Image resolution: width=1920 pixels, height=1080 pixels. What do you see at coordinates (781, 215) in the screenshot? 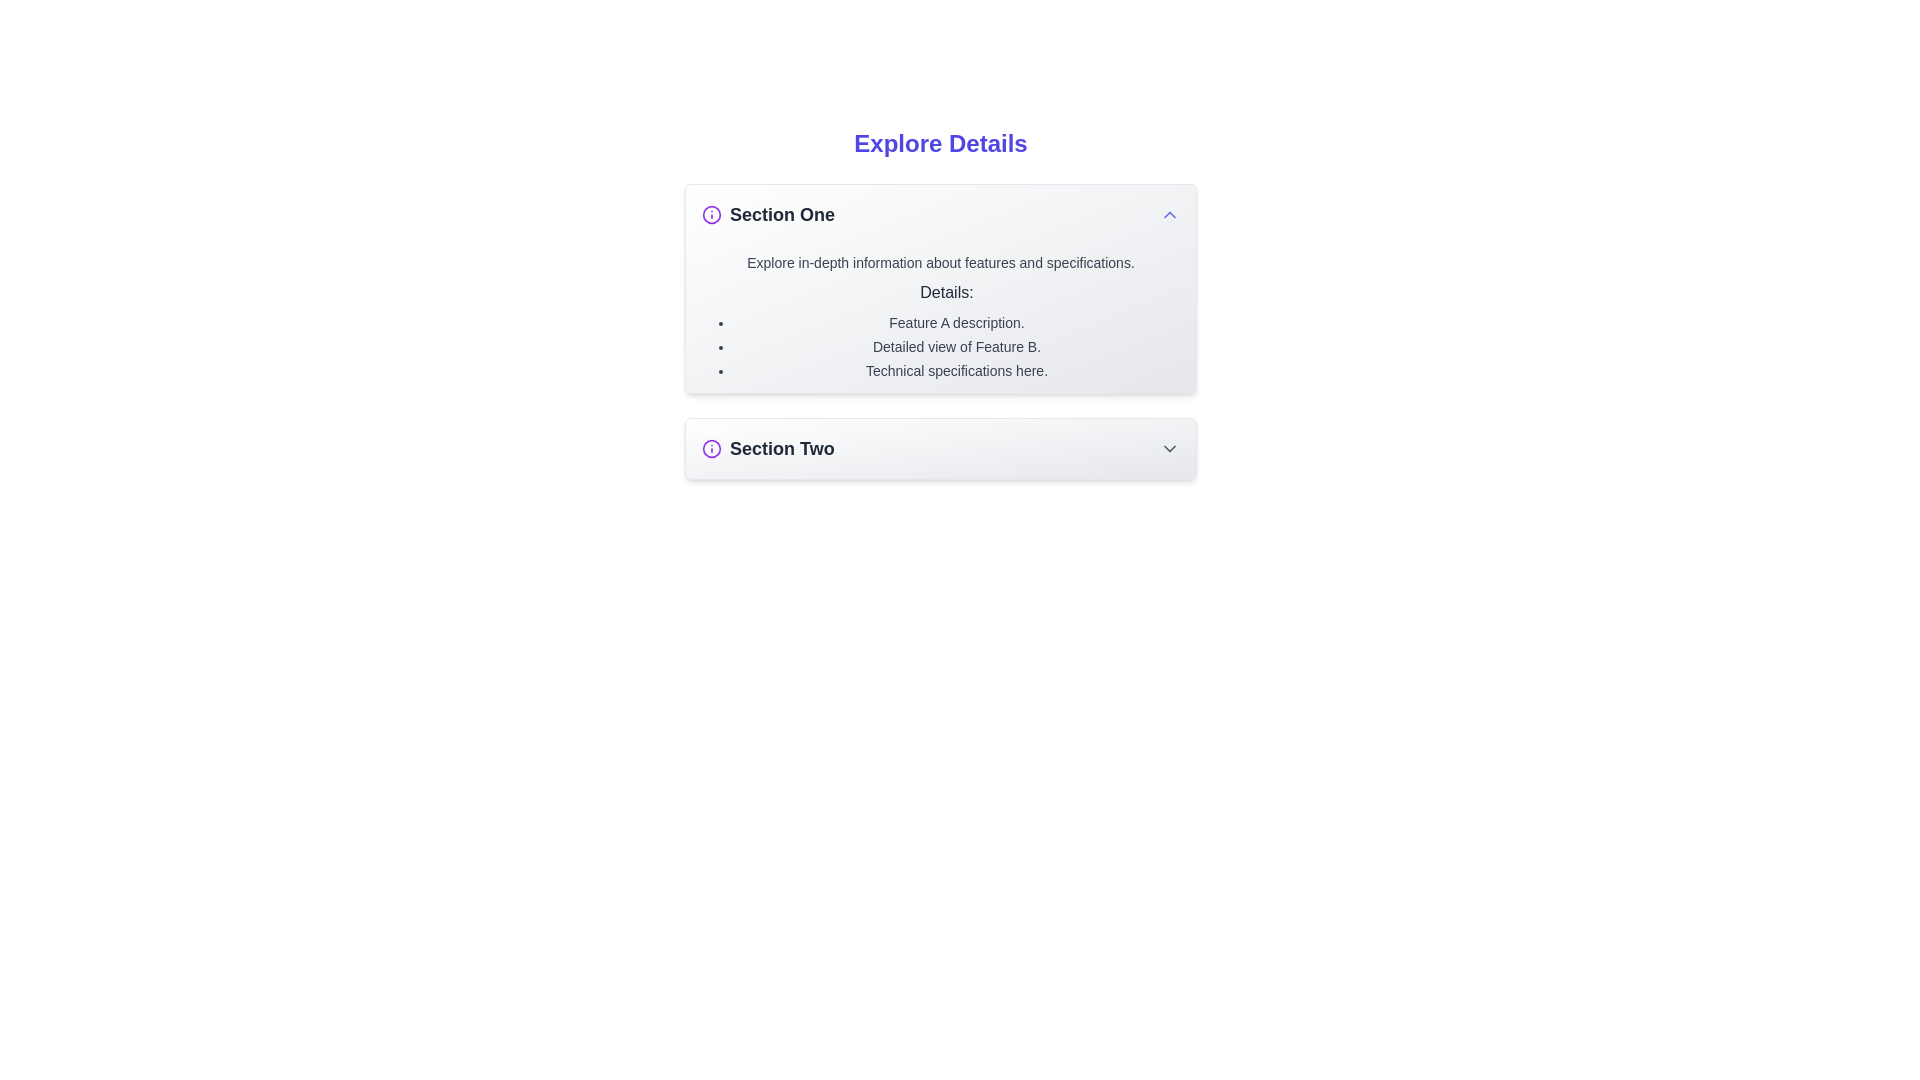
I see `text from the Text Label positioned at the top left of the detailed section, which serves as a title or identifier for a collapsible or expandable information section` at bounding box center [781, 215].